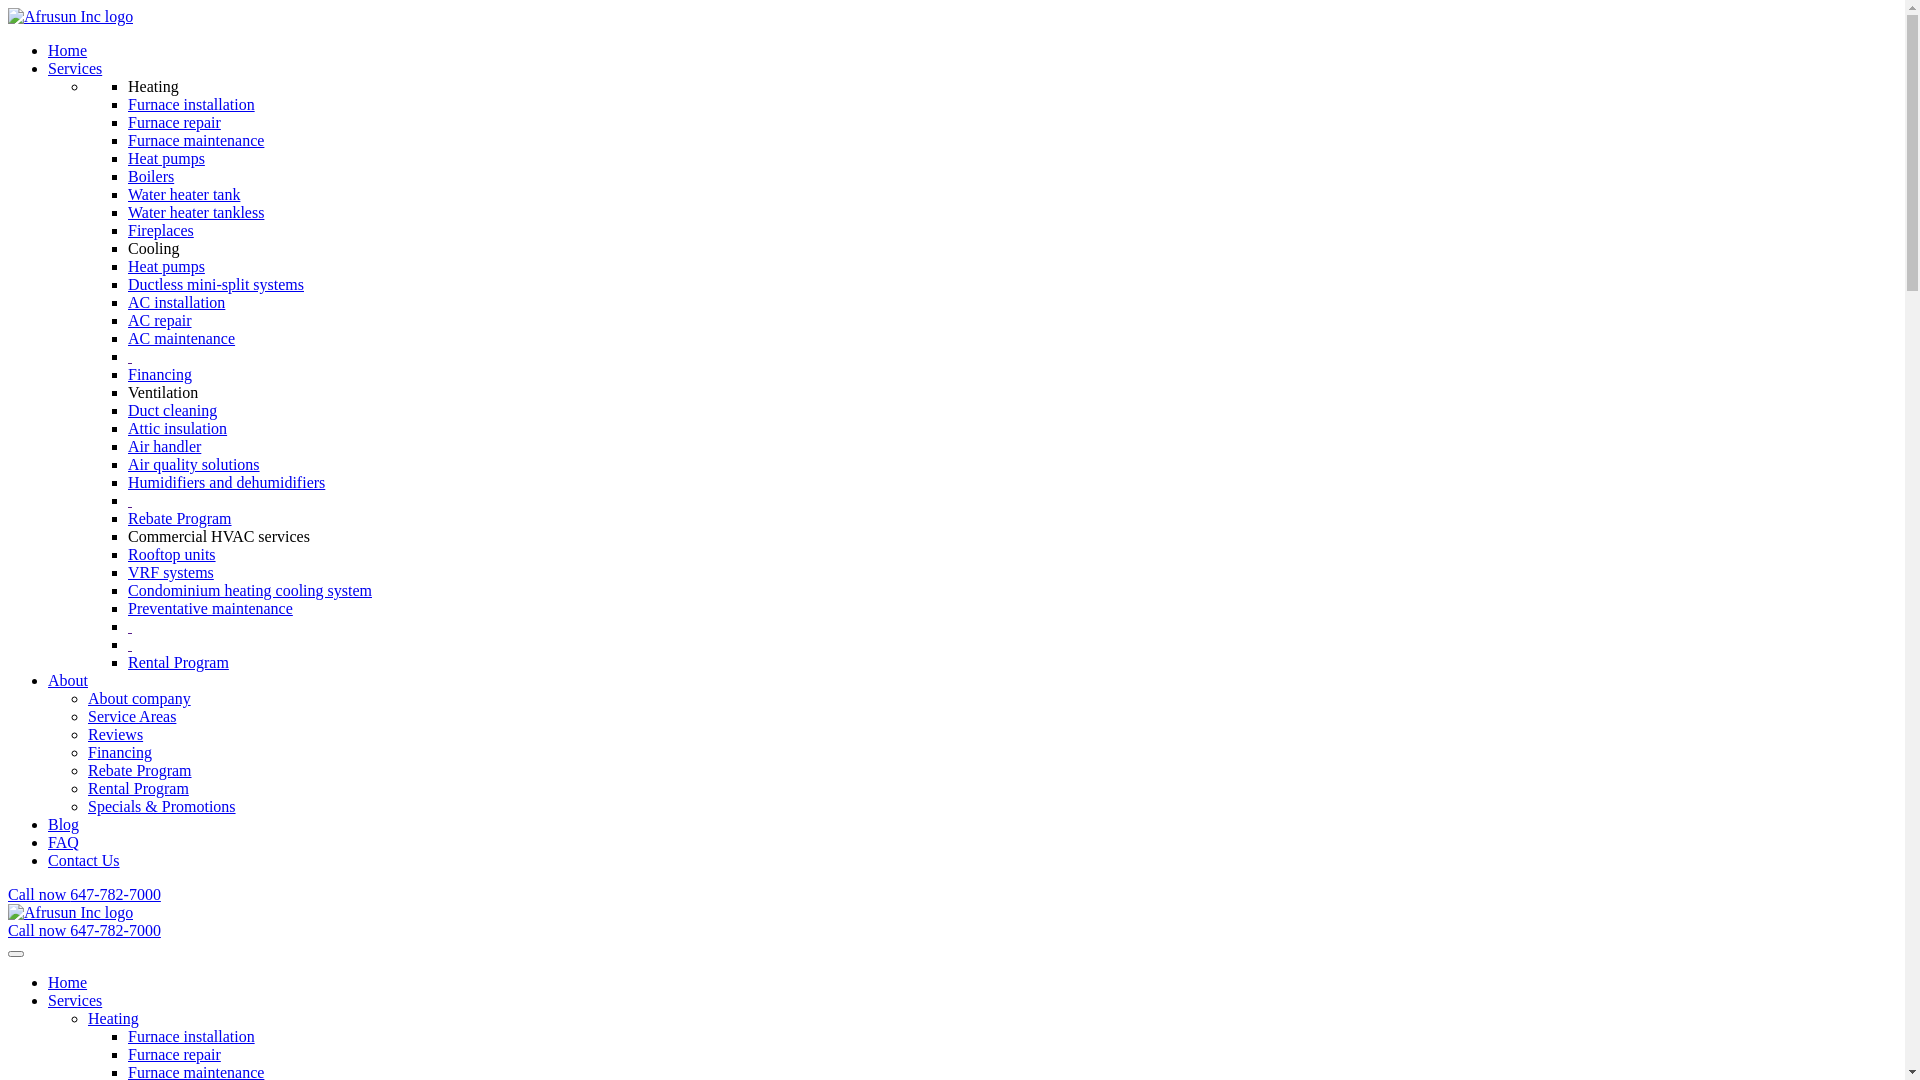 This screenshot has height=1080, width=1920. What do you see at coordinates (86, 805) in the screenshot?
I see `'Specials & Promotions'` at bounding box center [86, 805].